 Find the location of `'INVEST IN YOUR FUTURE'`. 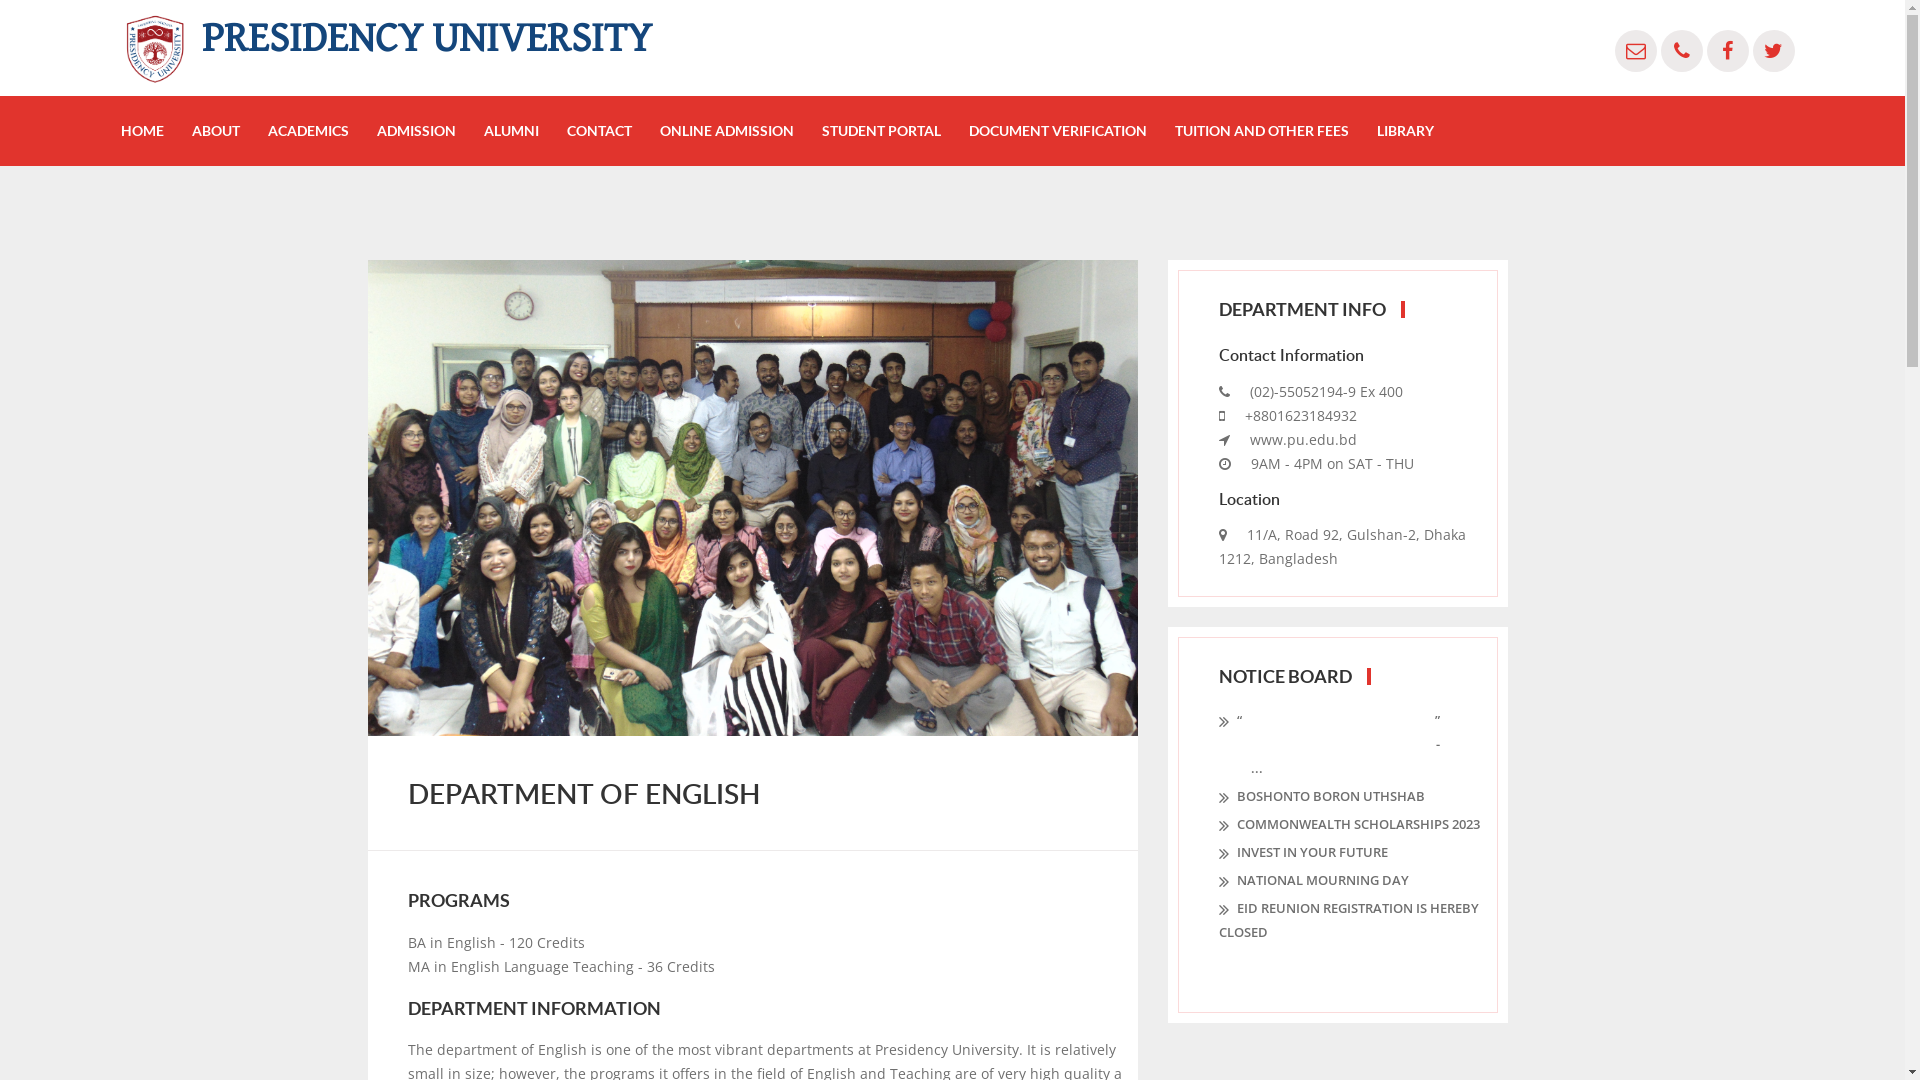

'INVEST IN YOUR FUTURE' is located at coordinates (1302, 852).